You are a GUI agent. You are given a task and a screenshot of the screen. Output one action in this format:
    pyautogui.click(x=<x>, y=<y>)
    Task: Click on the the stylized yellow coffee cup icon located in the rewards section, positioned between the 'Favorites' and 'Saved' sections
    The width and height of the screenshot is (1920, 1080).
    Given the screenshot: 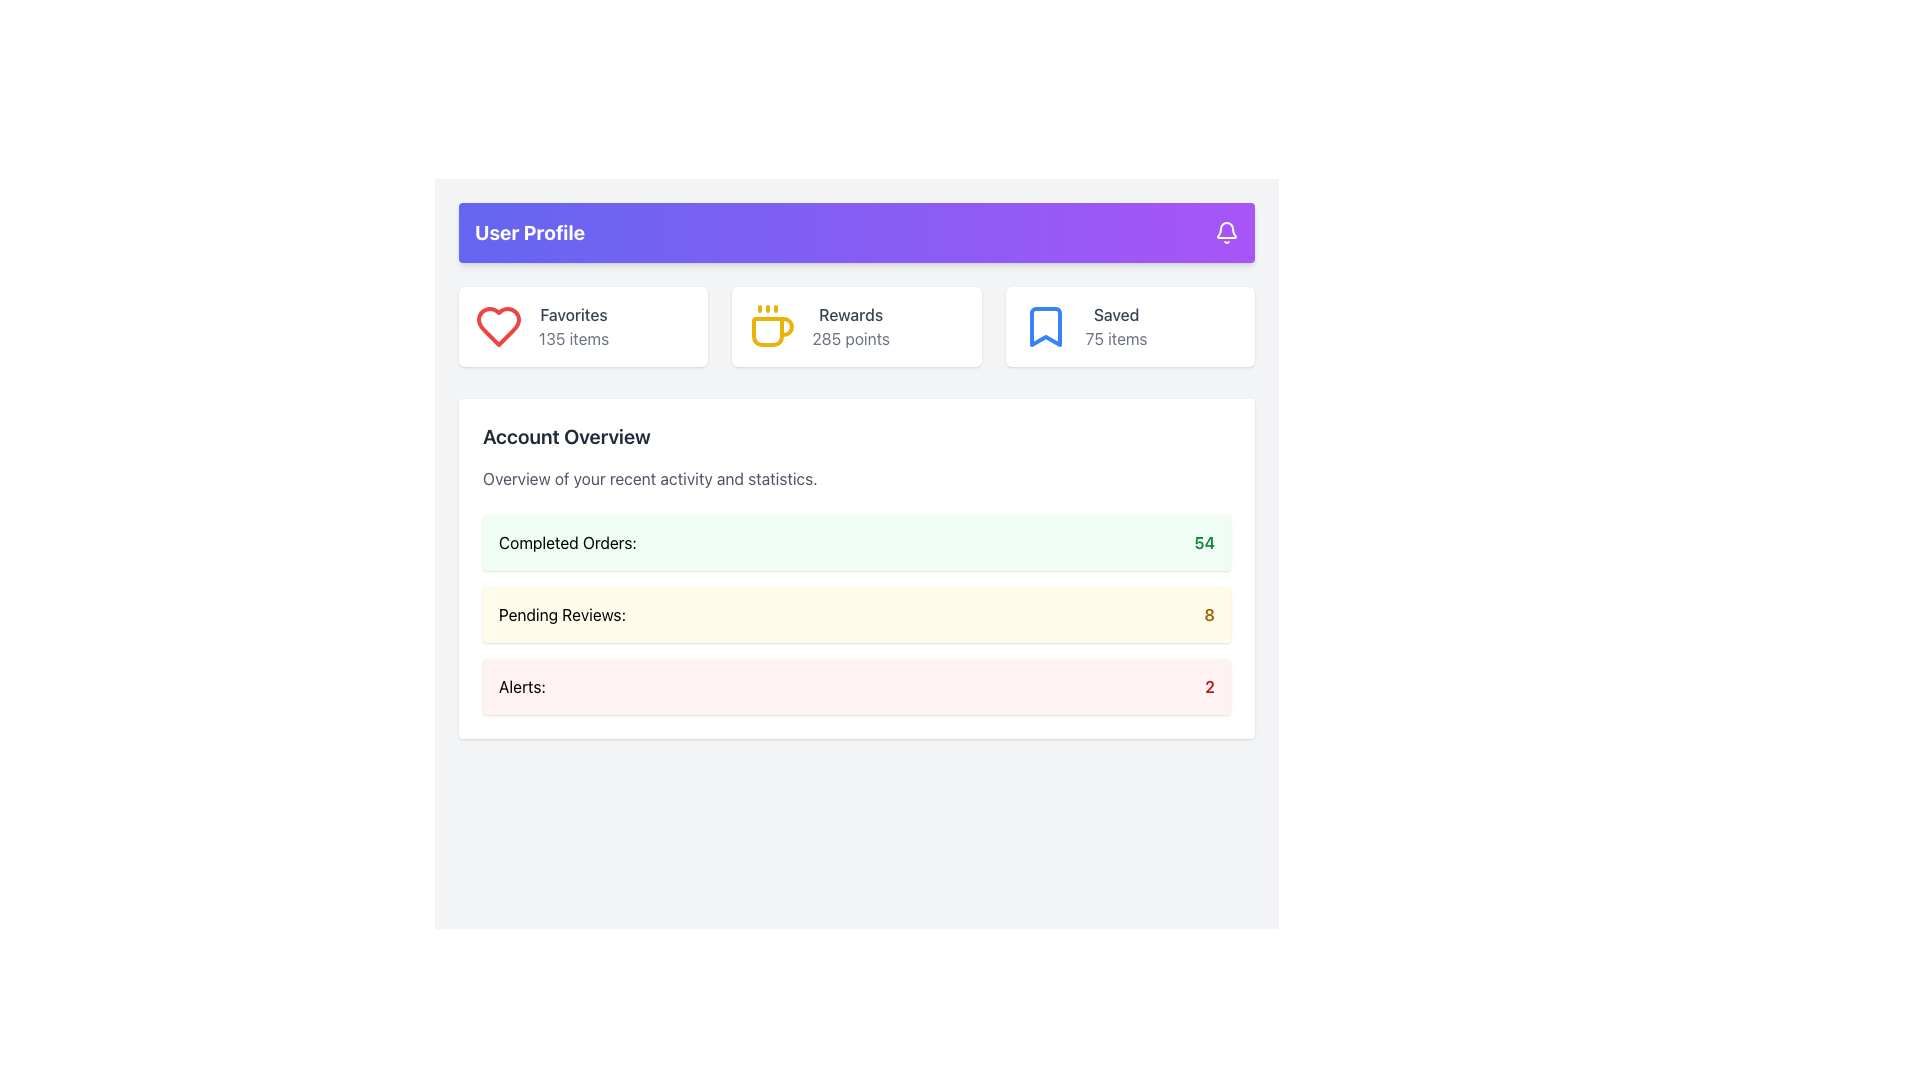 What is the action you would take?
    pyautogui.click(x=771, y=326)
    